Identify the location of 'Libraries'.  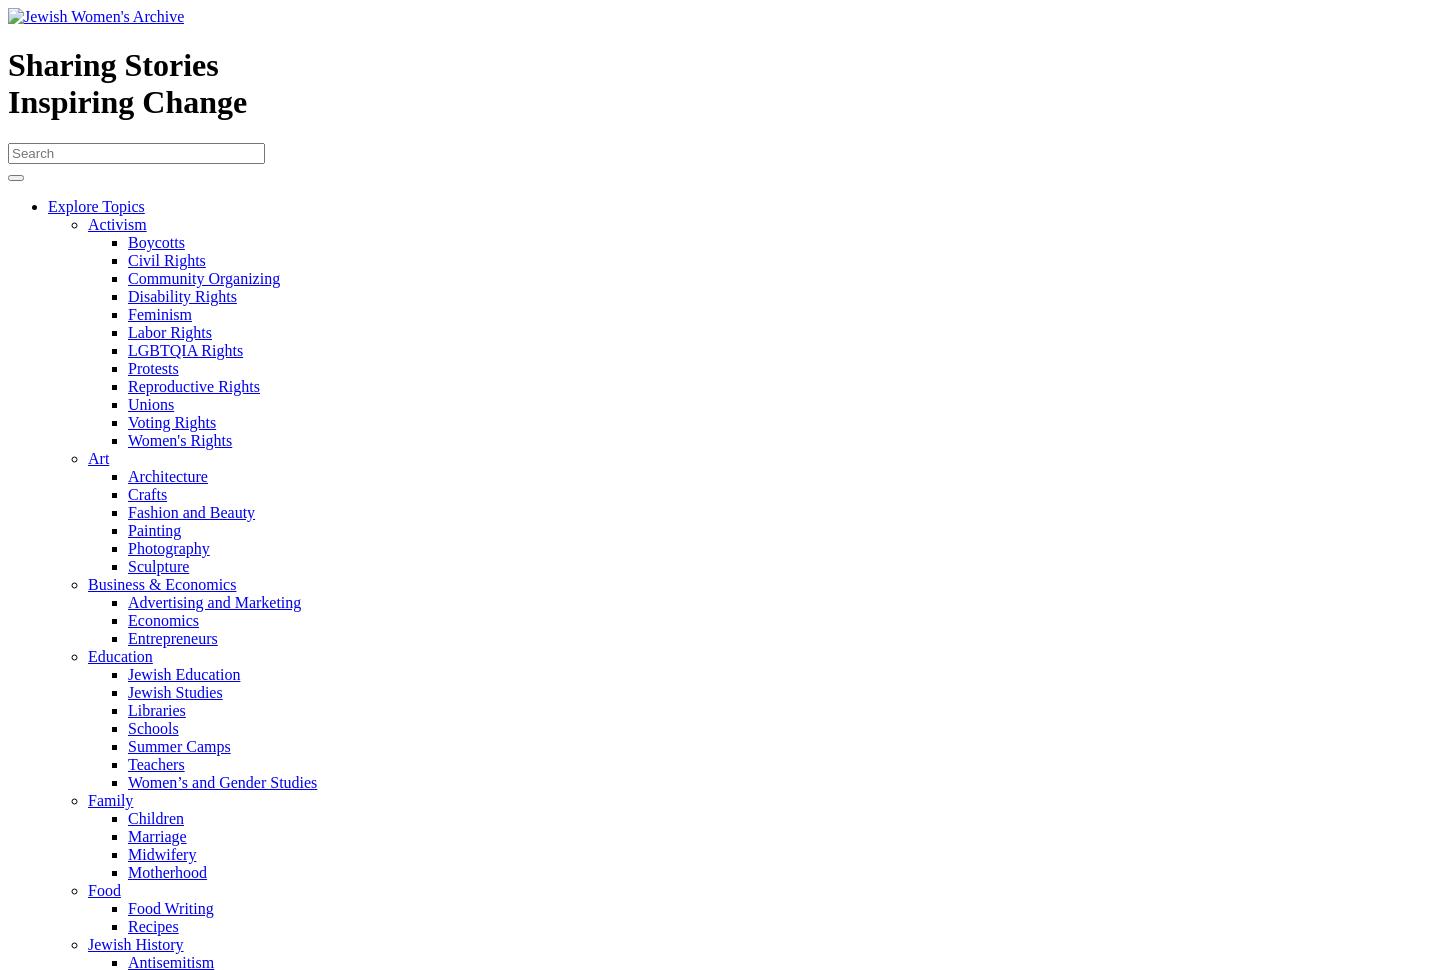
(155, 709).